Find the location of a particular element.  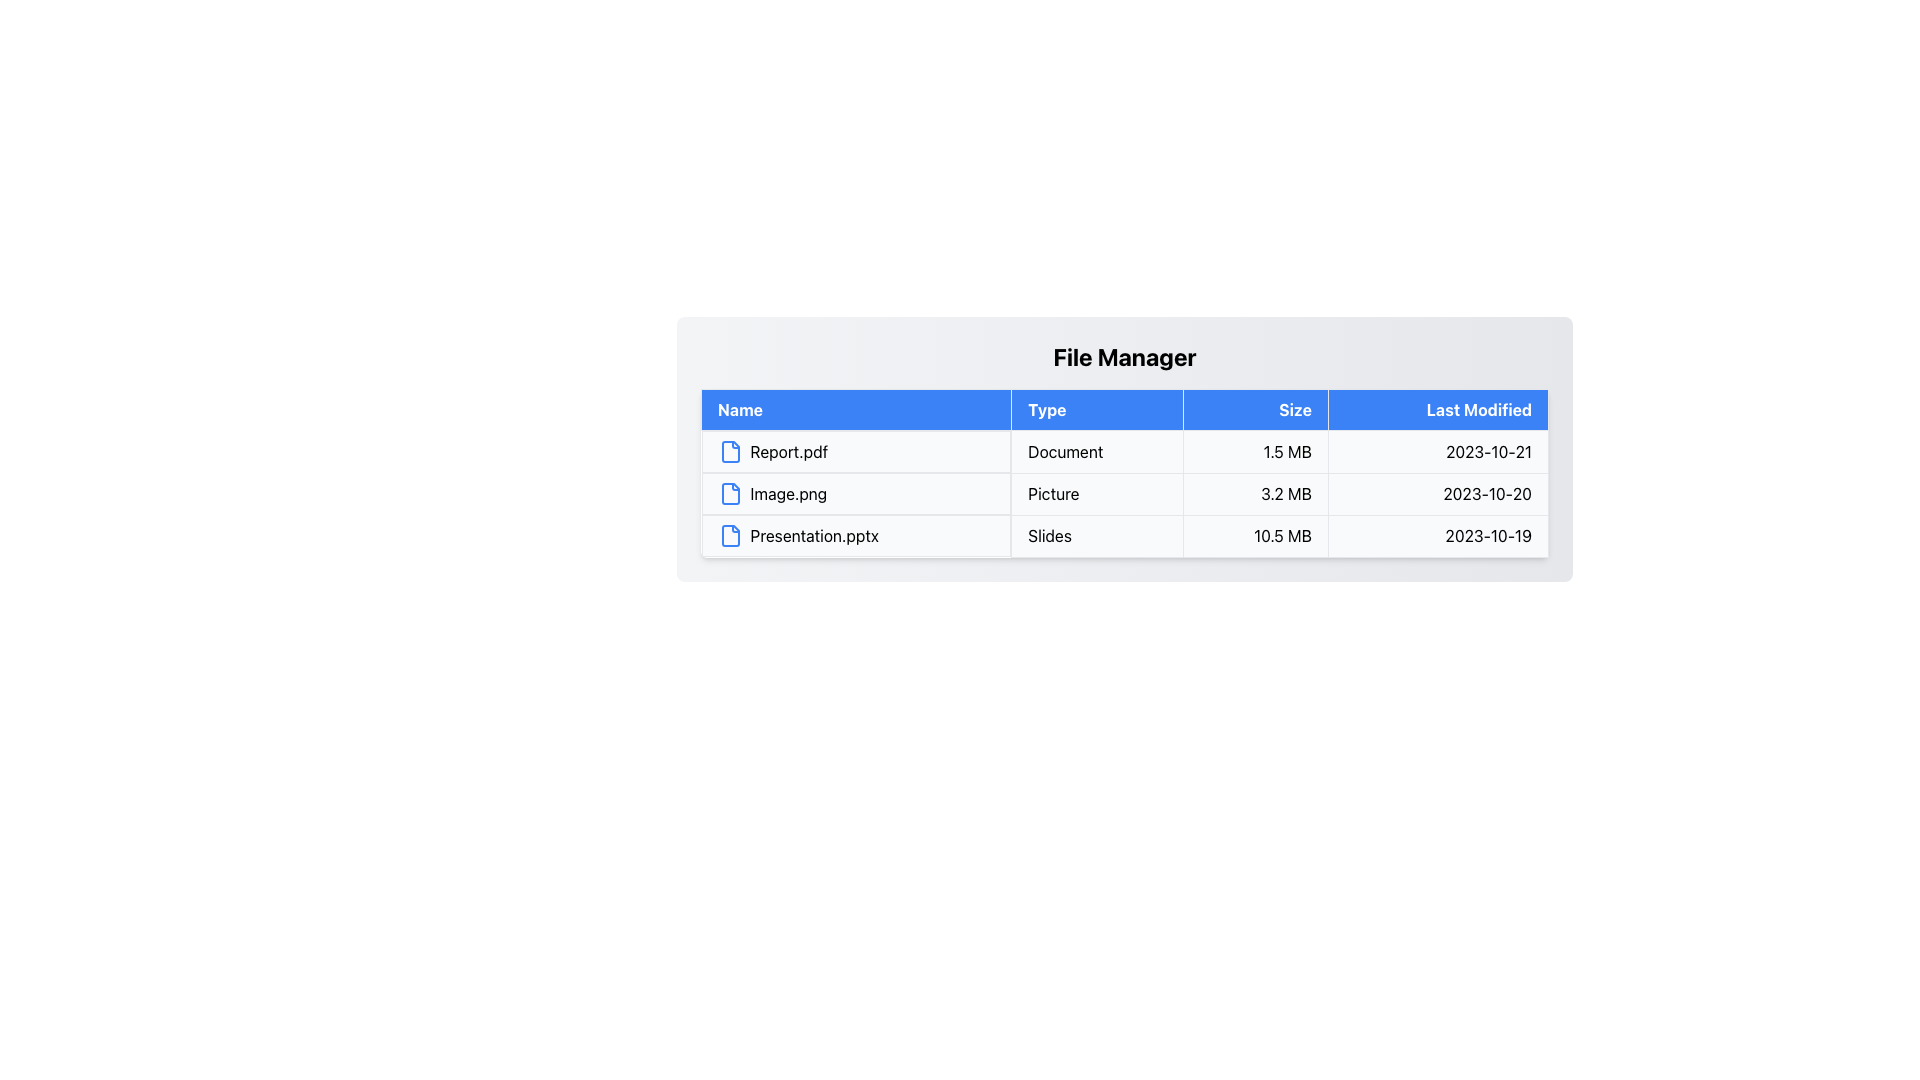

the text display that shows the date '2023-10-20' in the 'Last Modified' column of the second row for the file 'Image.png' is located at coordinates (1437, 493).